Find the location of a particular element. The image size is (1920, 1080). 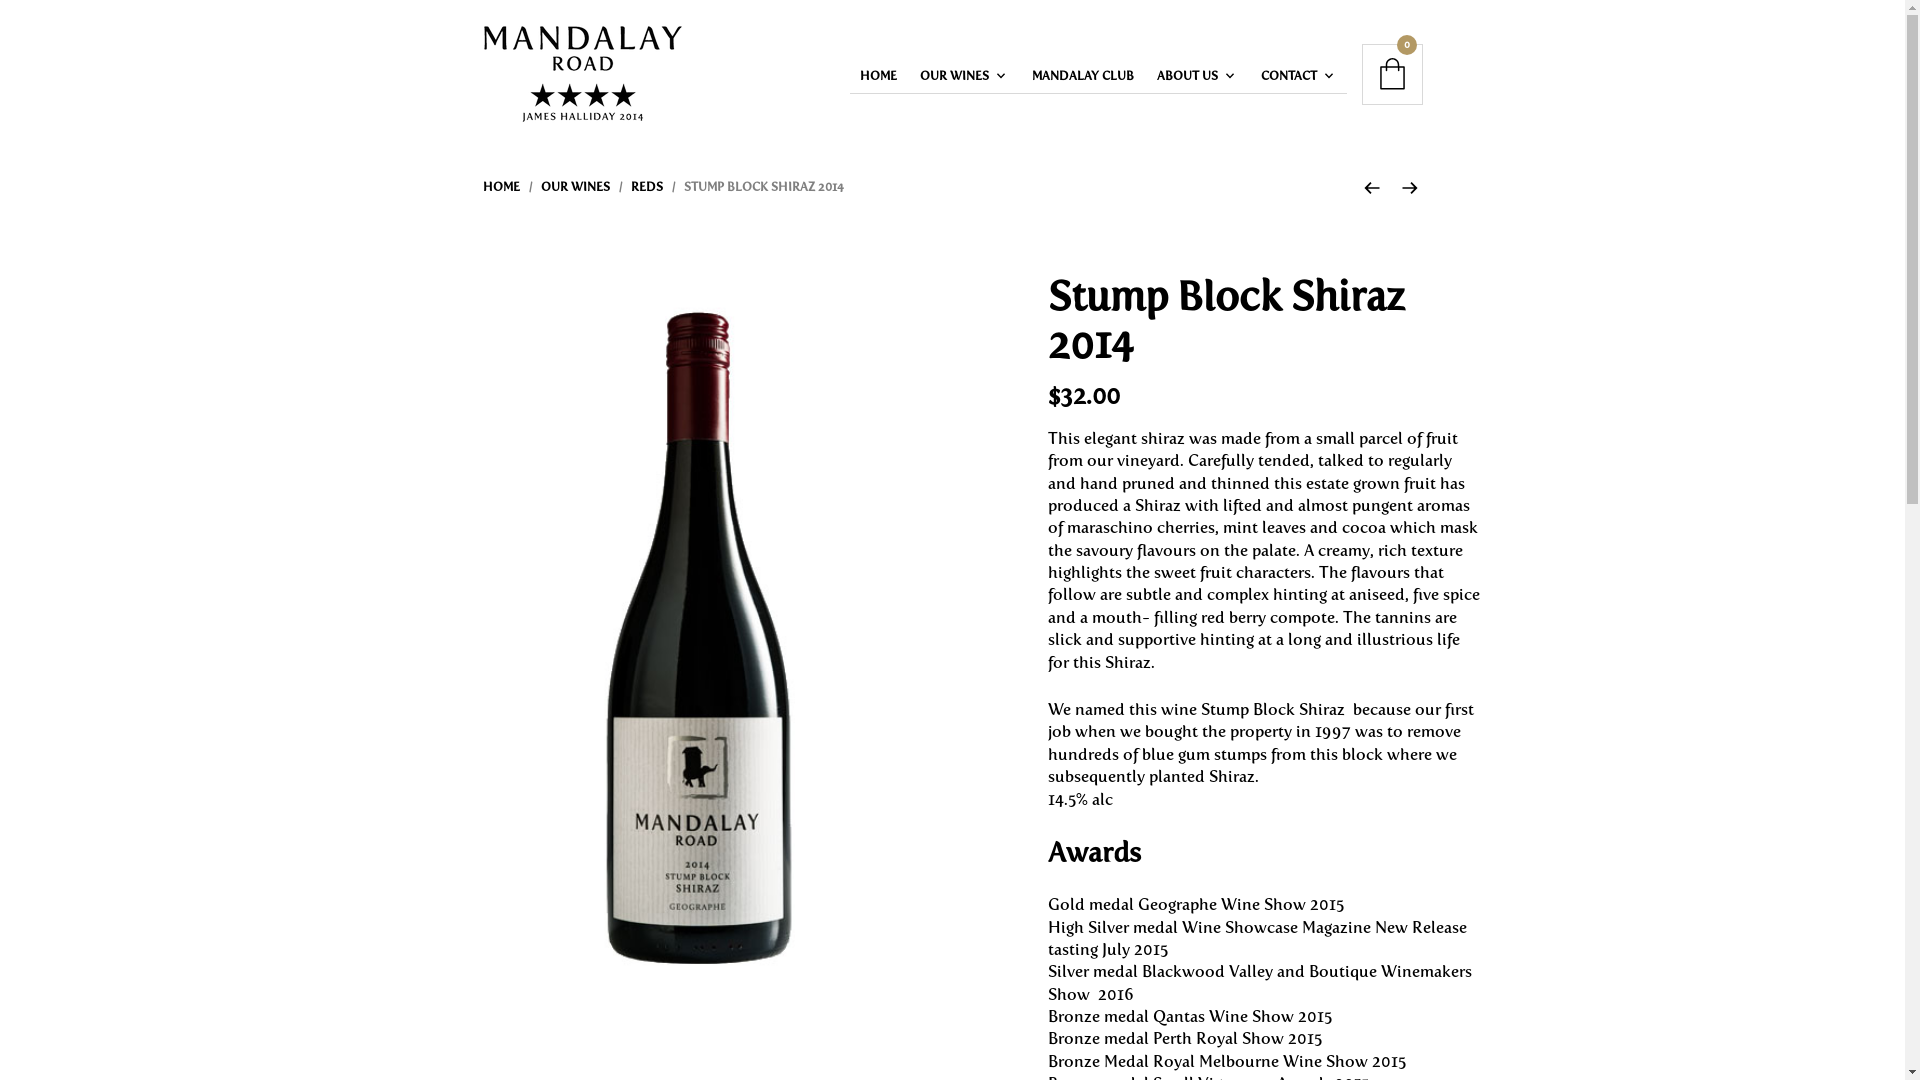

'0' is located at coordinates (1391, 73).